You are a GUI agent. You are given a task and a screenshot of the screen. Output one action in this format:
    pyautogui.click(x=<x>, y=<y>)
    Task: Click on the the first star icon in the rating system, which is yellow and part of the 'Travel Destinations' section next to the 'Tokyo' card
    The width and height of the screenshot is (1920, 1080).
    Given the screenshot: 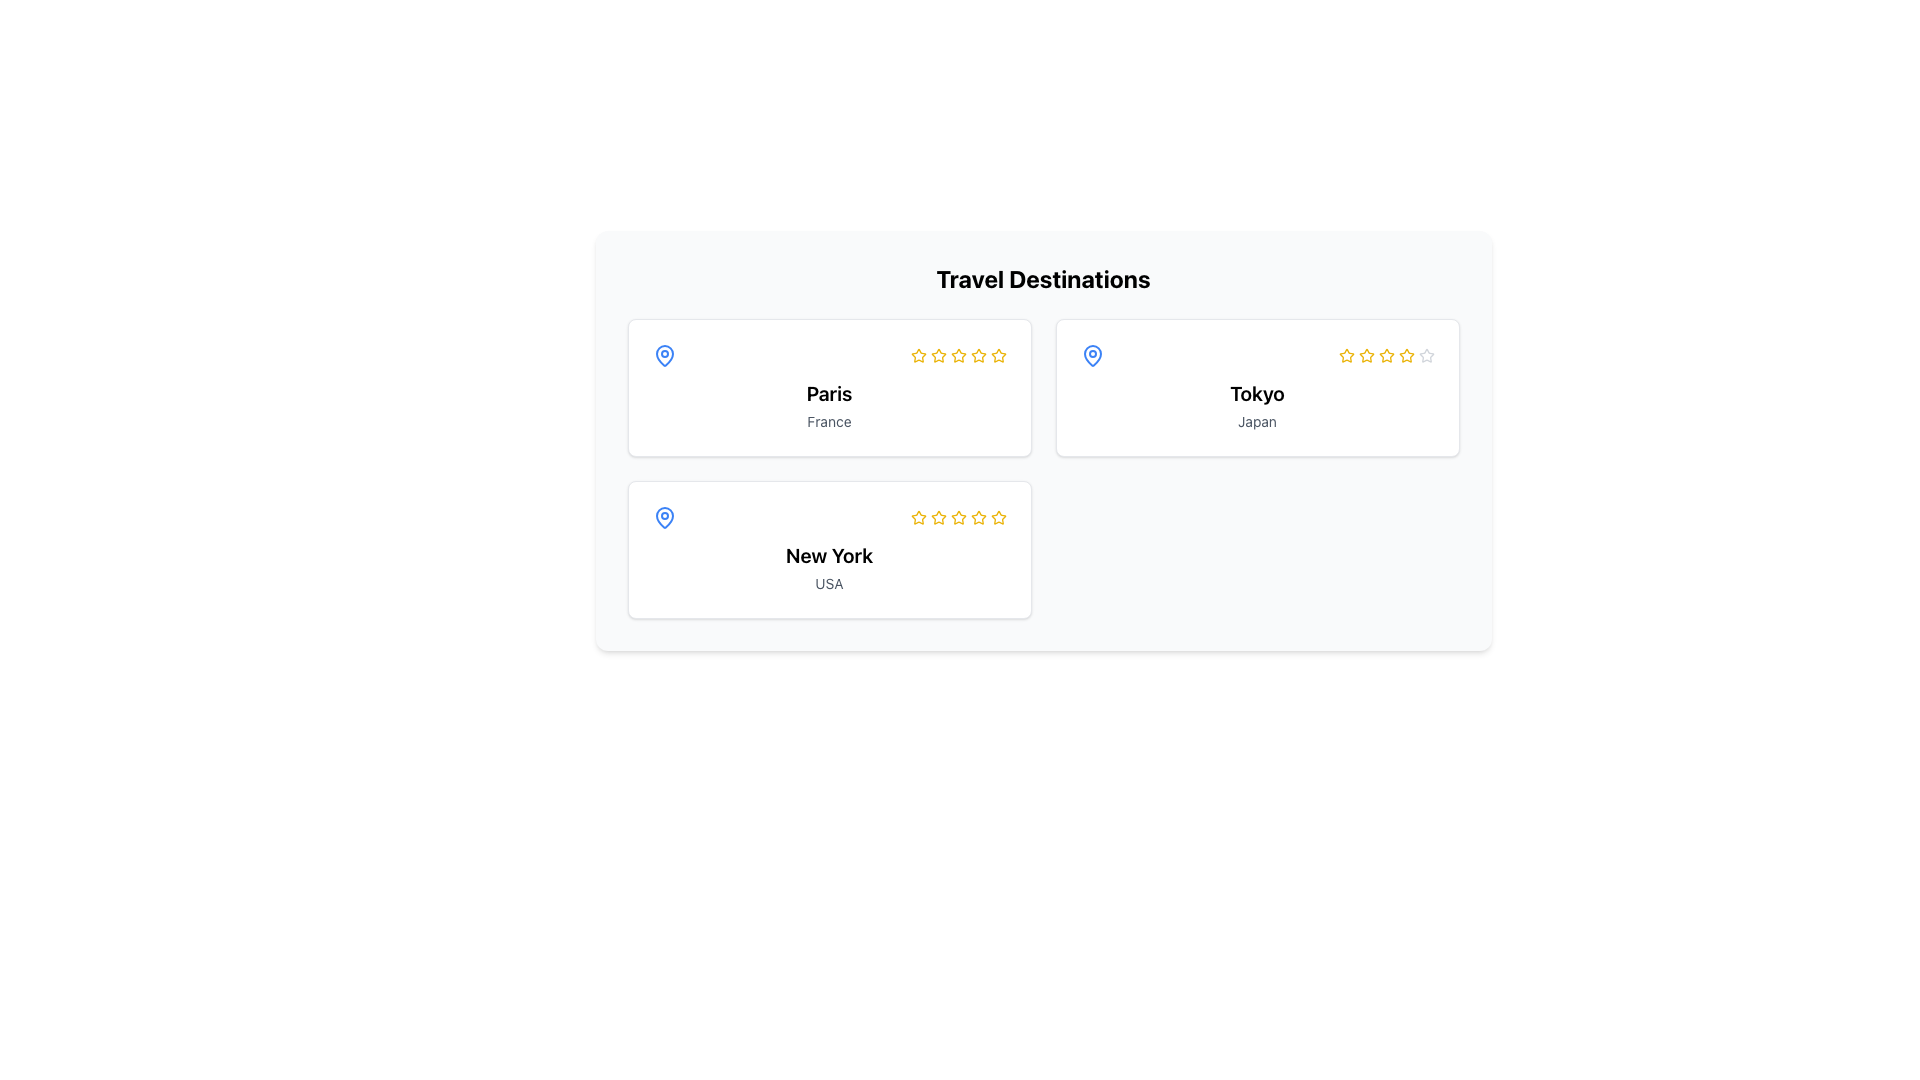 What is the action you would take?
    pyautogui.click(x=1346, y=354)
    